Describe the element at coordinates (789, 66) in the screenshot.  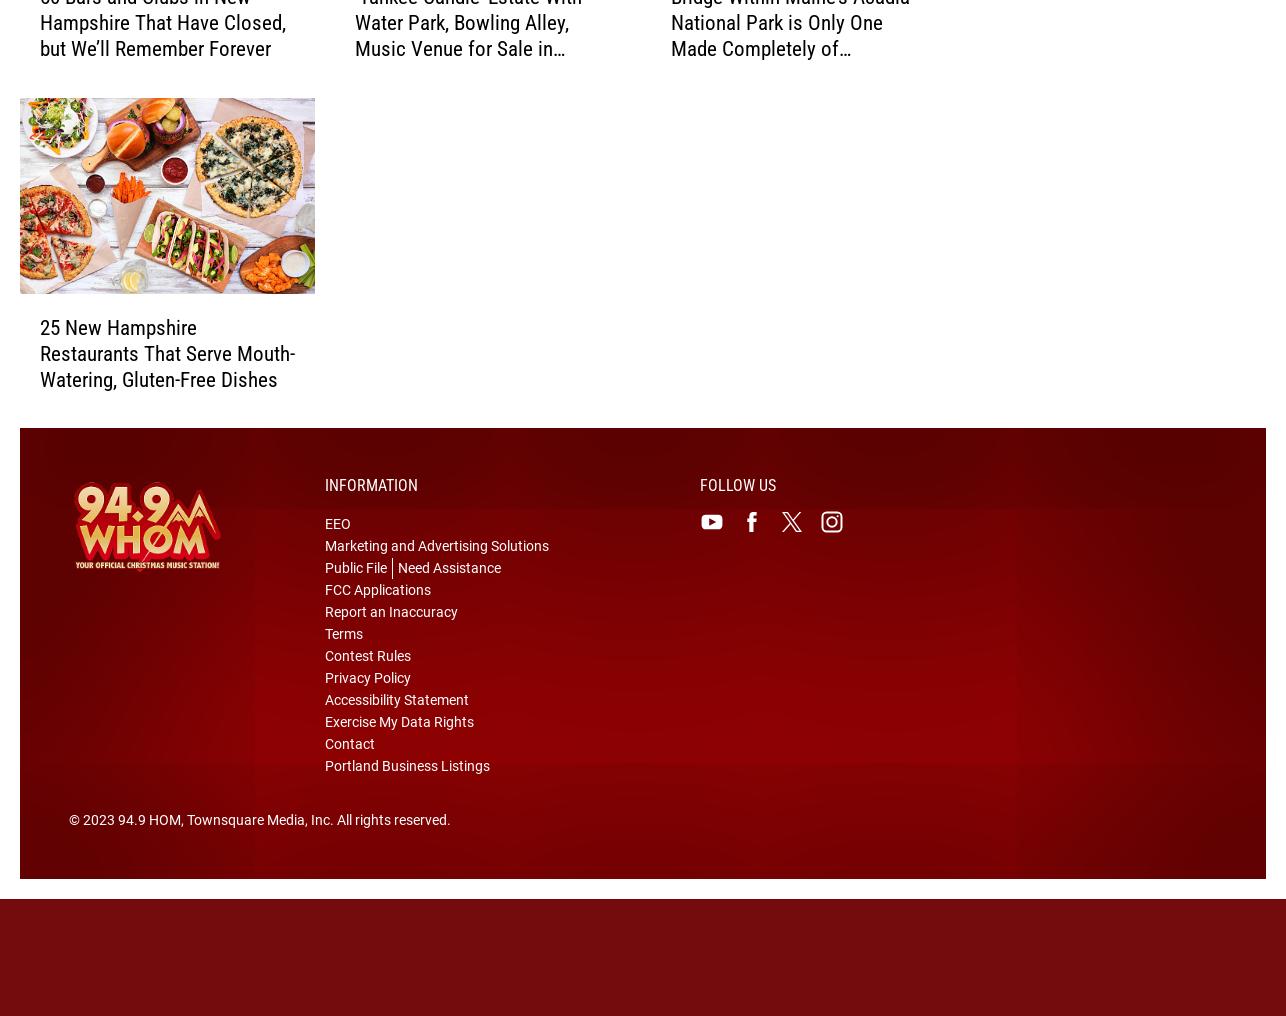
I see `'Bridge Within Maine’s Acadia National Park is Only One Made Completely of Cobblestones'` at that location.